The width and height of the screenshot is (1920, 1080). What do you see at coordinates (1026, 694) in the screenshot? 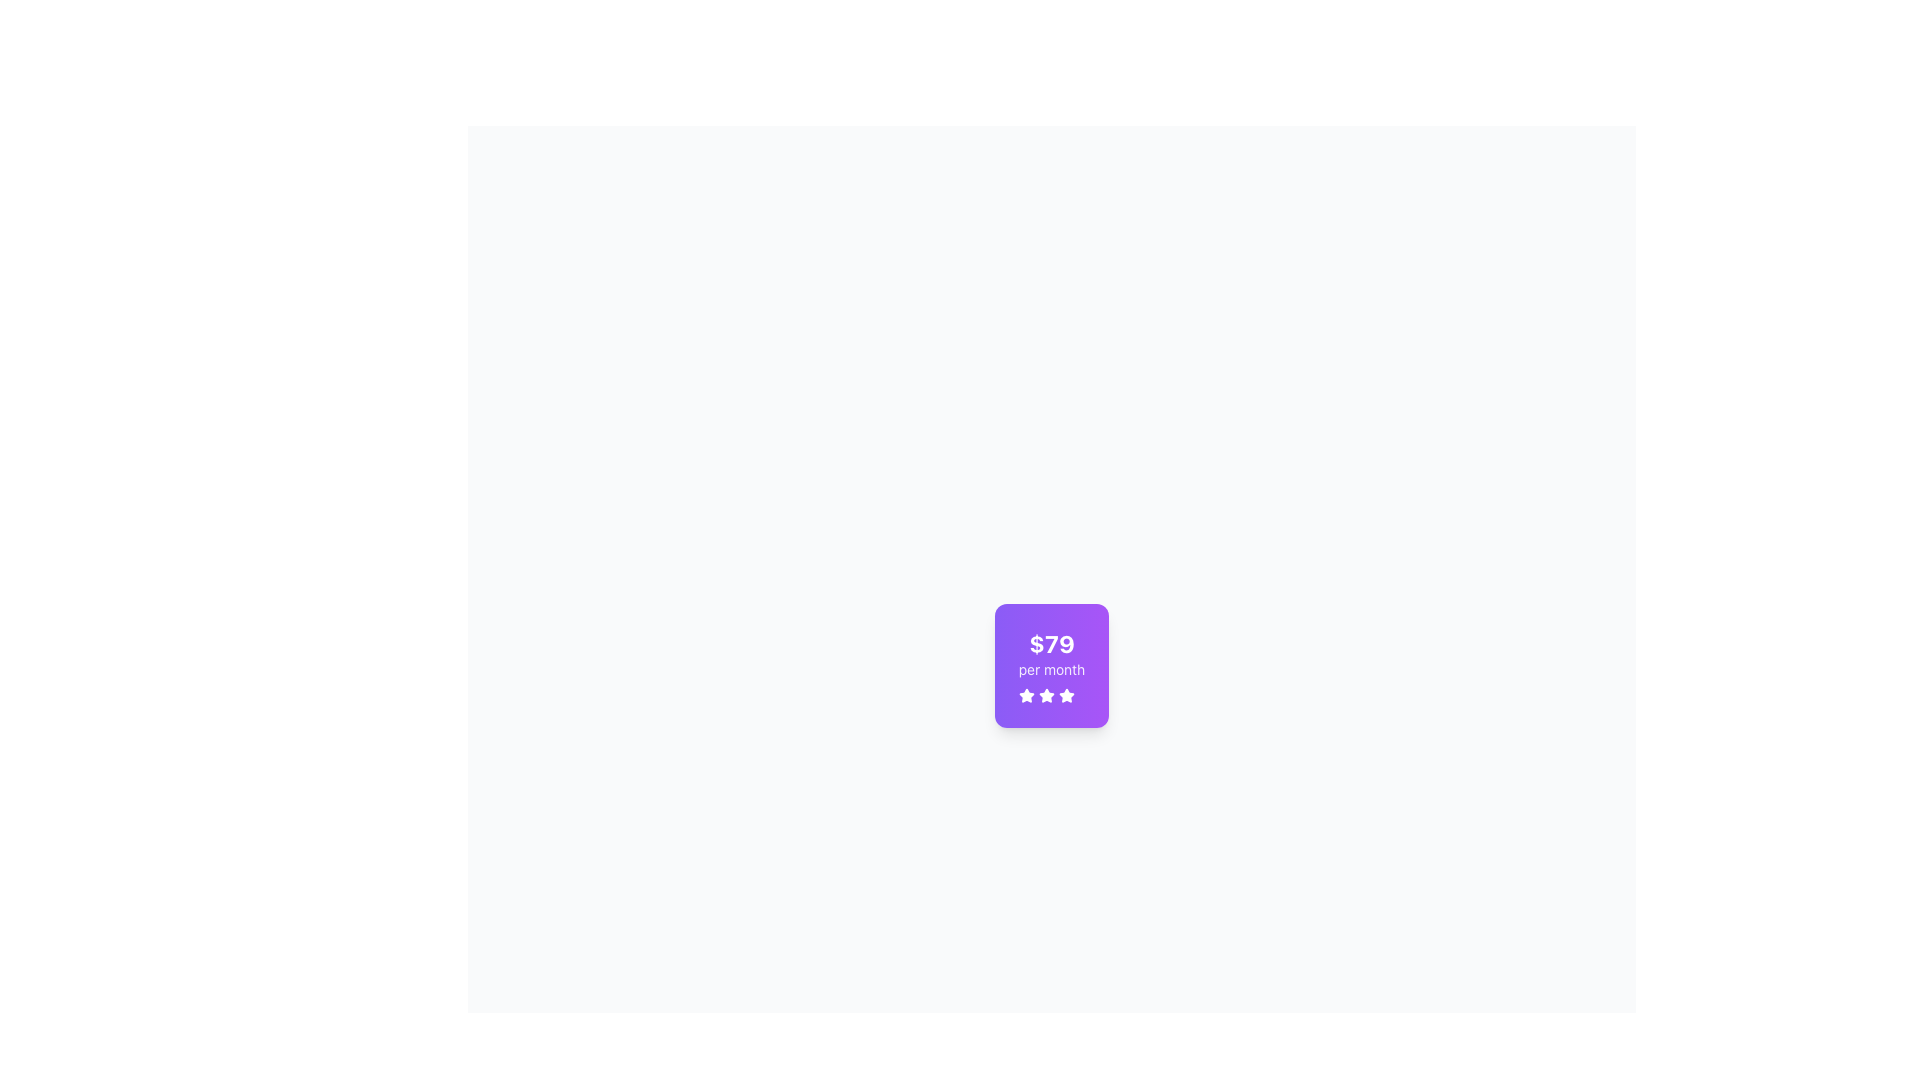
I see `the leftmost five-pointed star icon, which is white on a purple background, to highlight or select it for a rating` at bounding box center [1026, 694].